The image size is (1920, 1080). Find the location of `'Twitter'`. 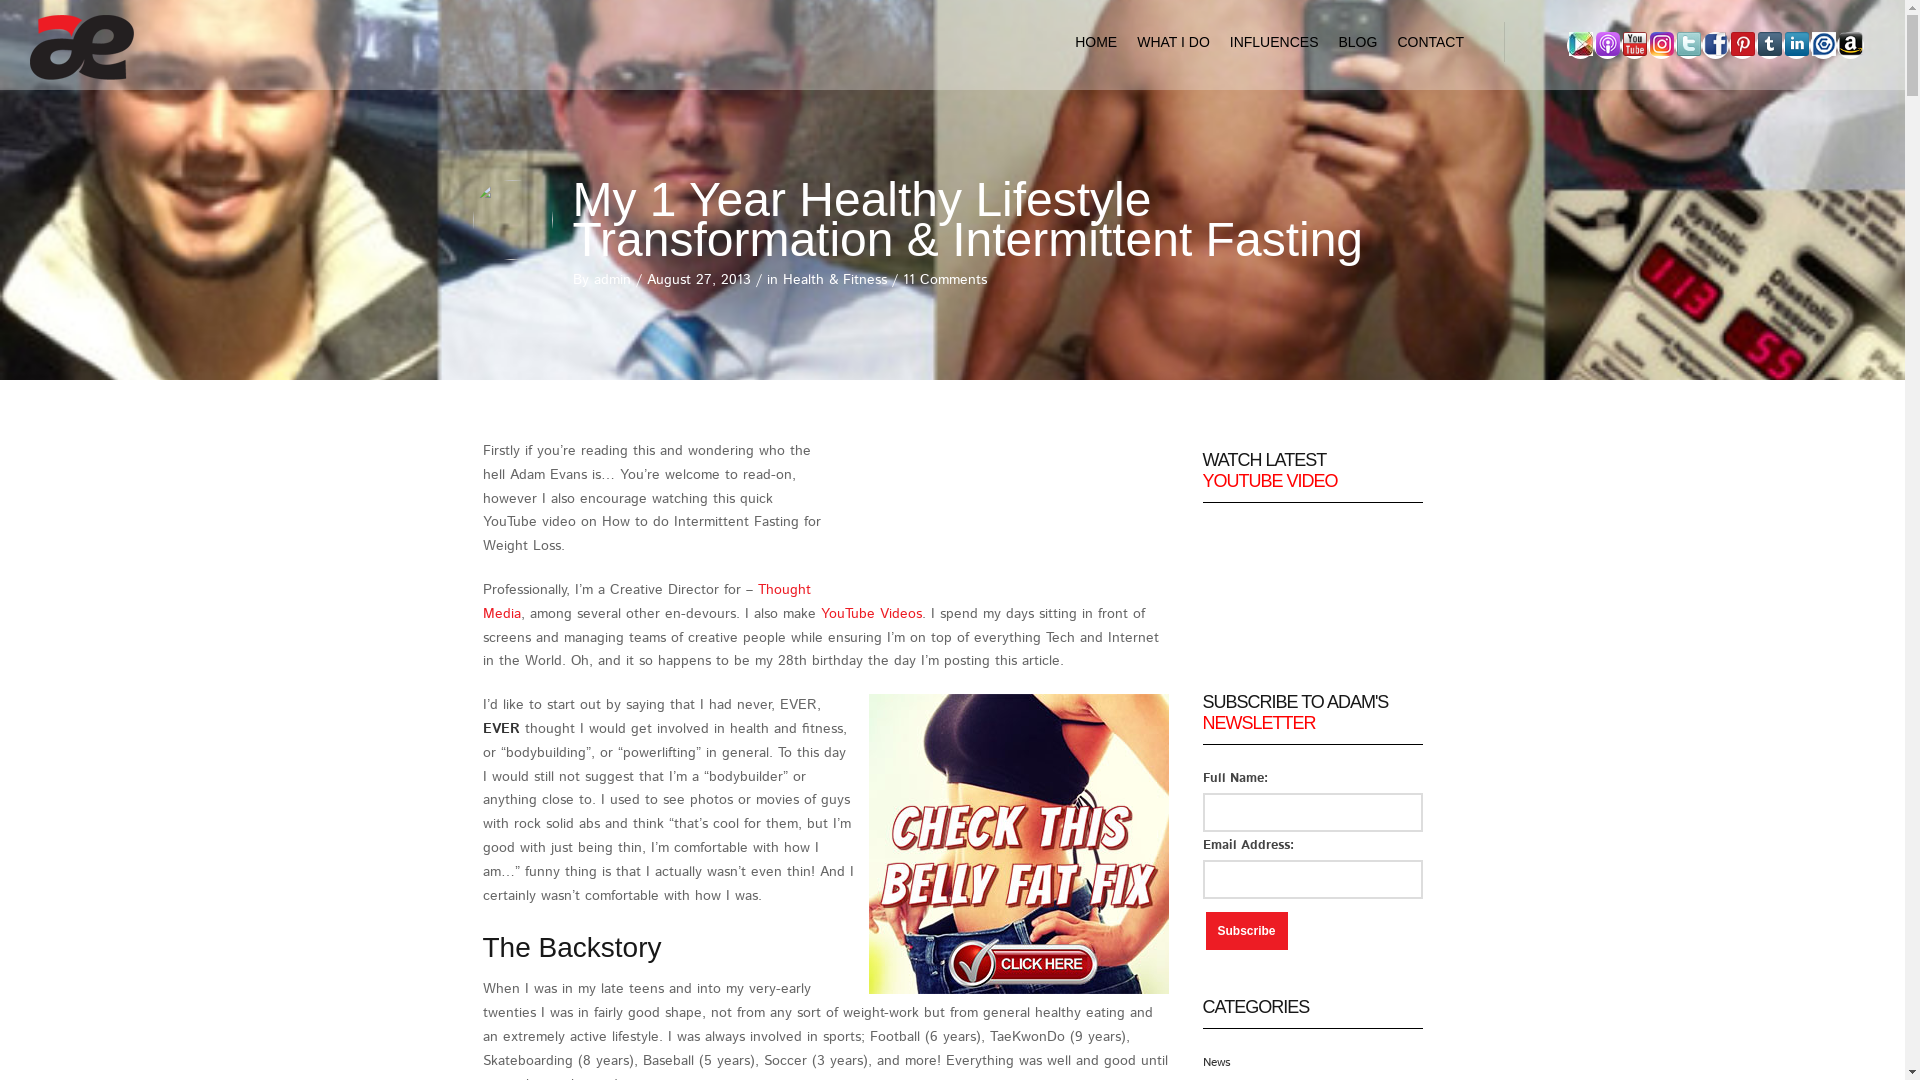

'Twitter' is located at coordinates (1687, 43).